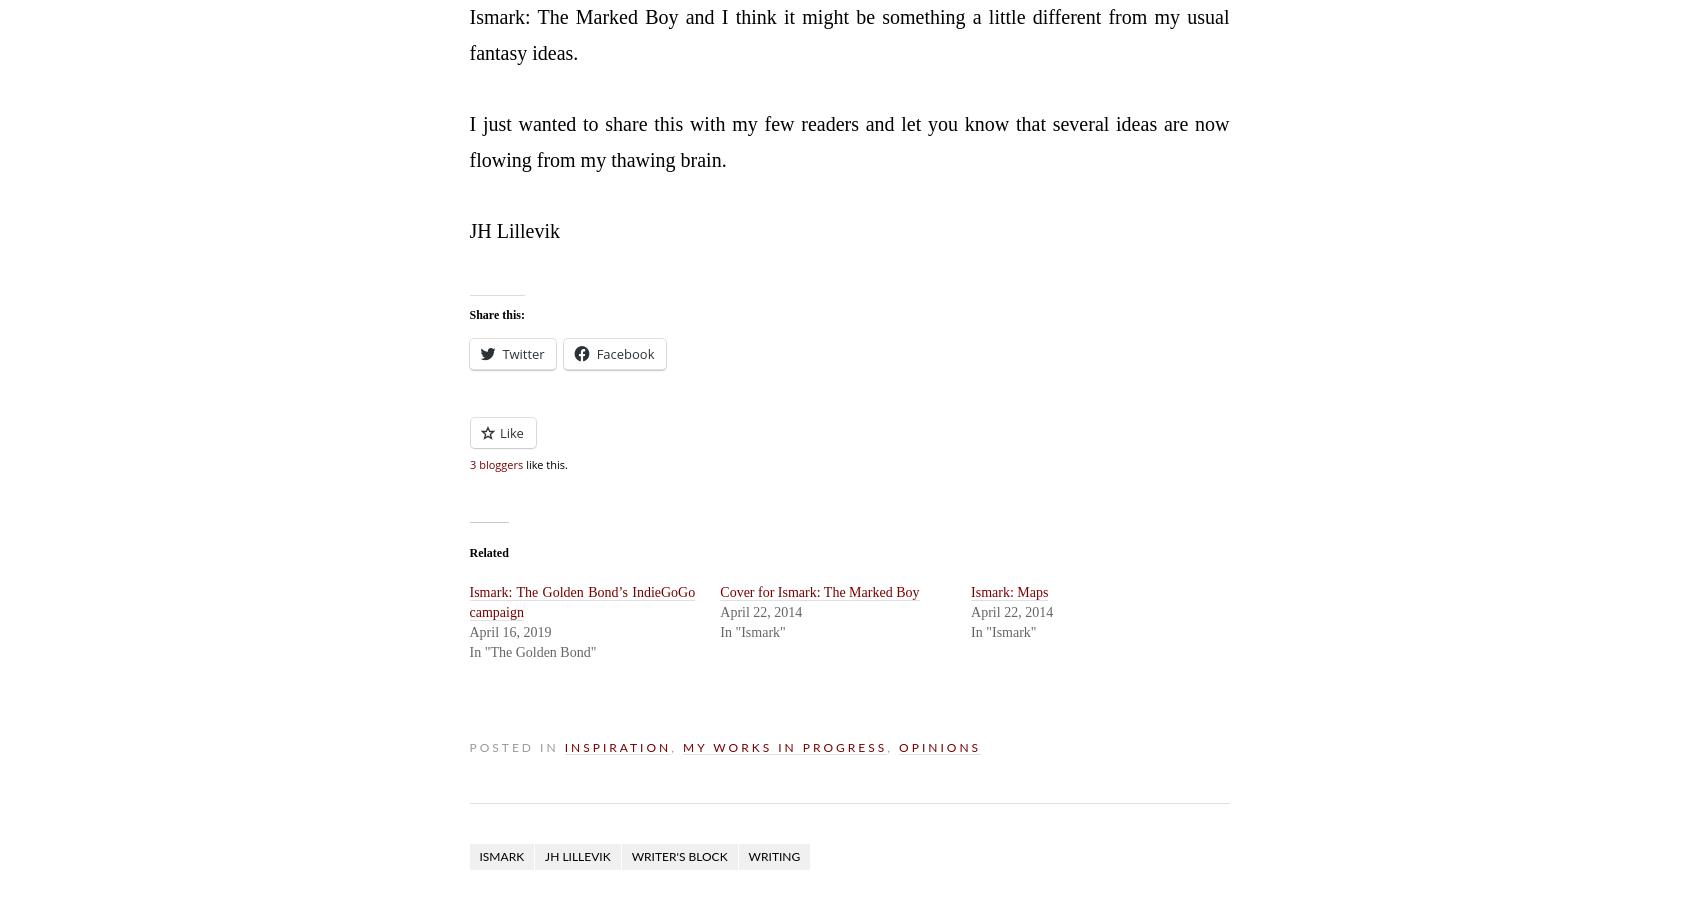  I want to click on 'Posted in', so click(515, 746).